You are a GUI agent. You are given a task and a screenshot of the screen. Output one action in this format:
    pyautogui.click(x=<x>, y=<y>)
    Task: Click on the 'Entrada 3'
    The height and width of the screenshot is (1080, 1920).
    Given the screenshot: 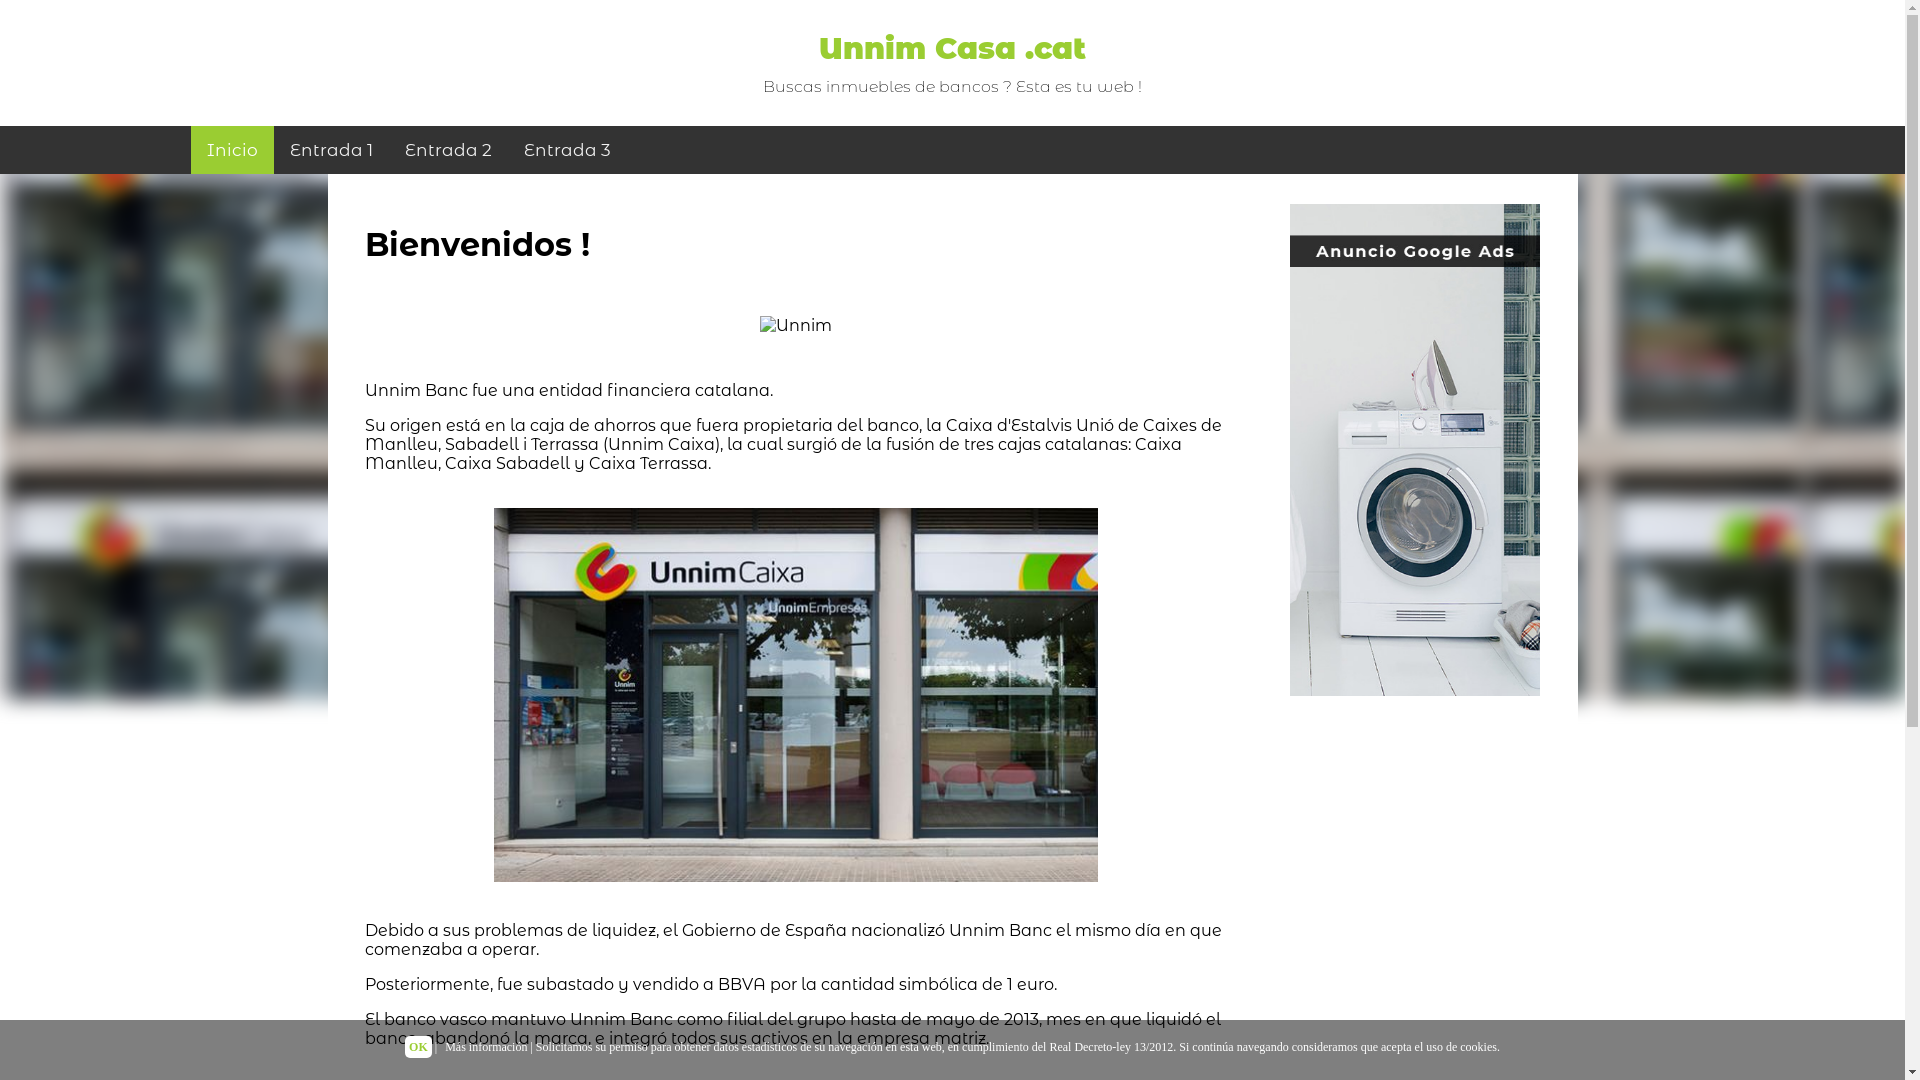 What is the action you would take?
    pyautogui.click(x=566, y=149)
    